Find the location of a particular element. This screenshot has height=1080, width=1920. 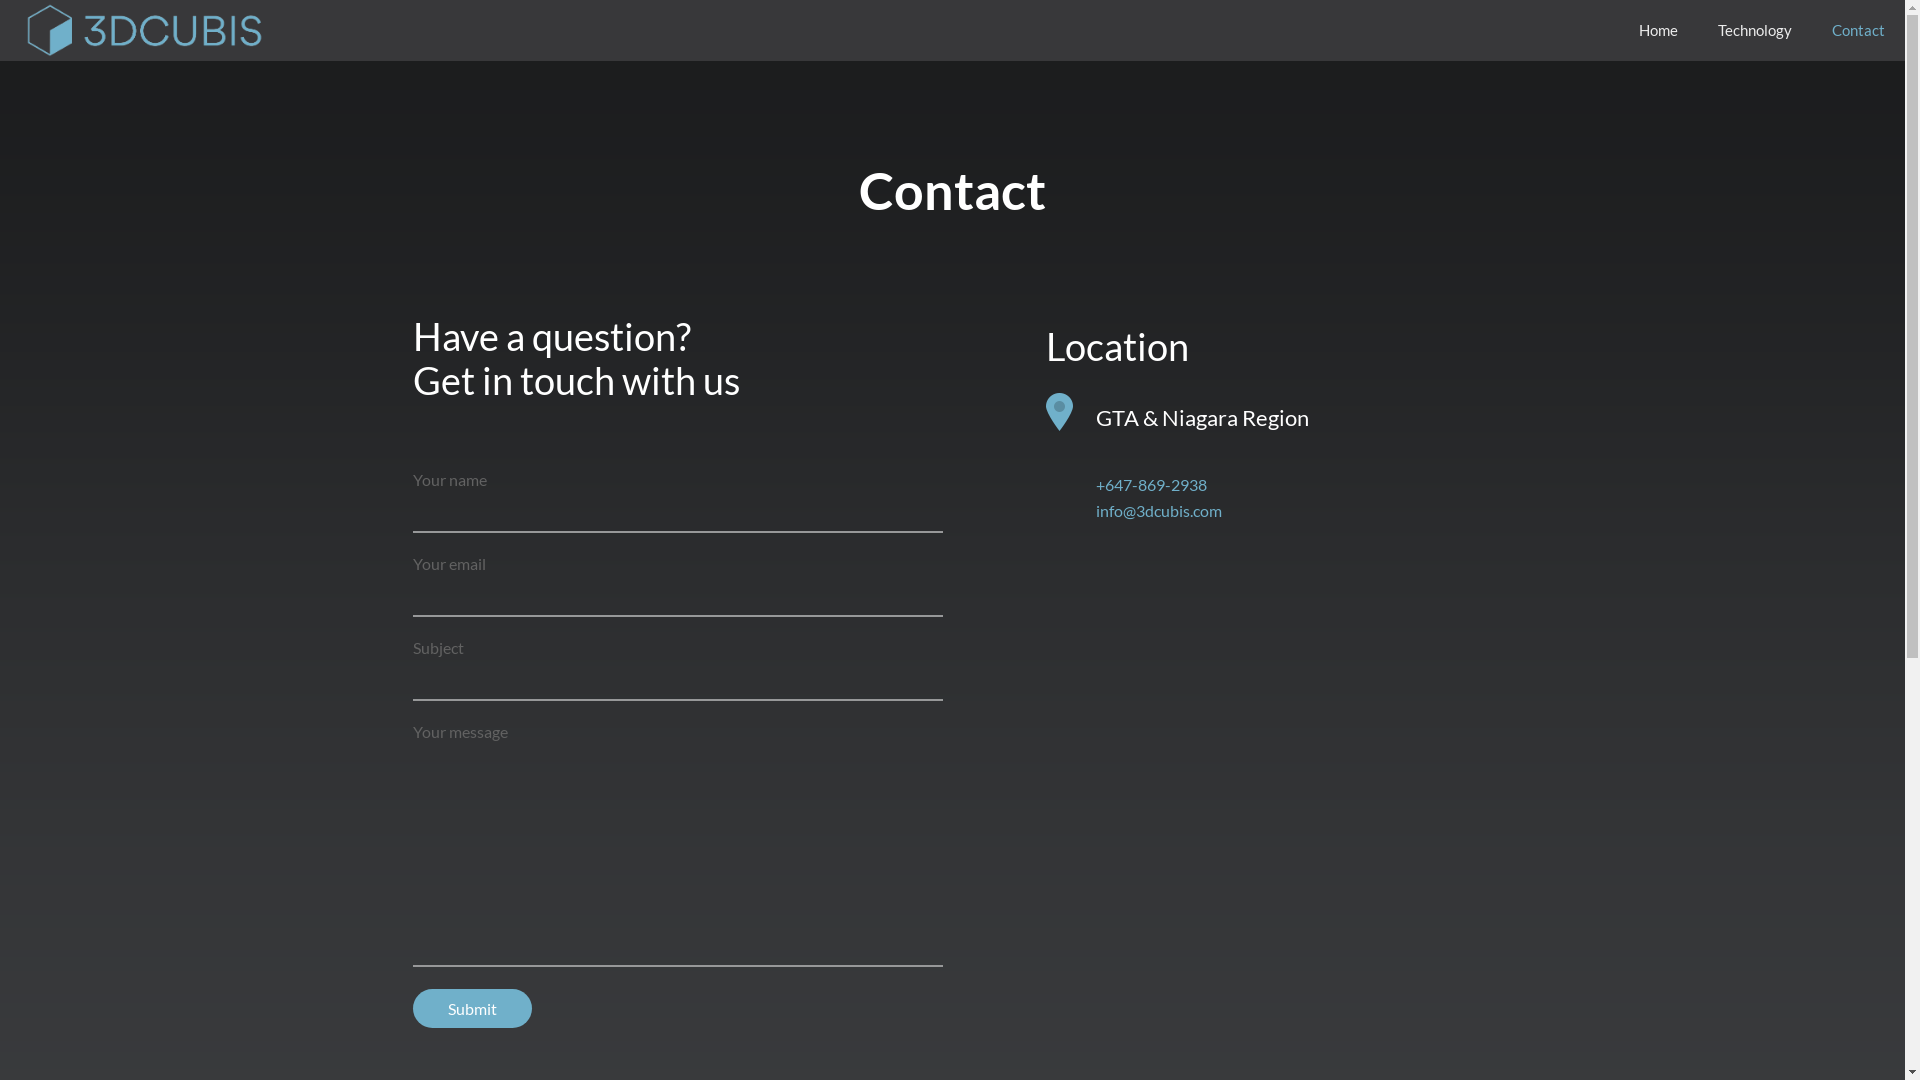

'Contact' is located at coordinates (1857, 30).